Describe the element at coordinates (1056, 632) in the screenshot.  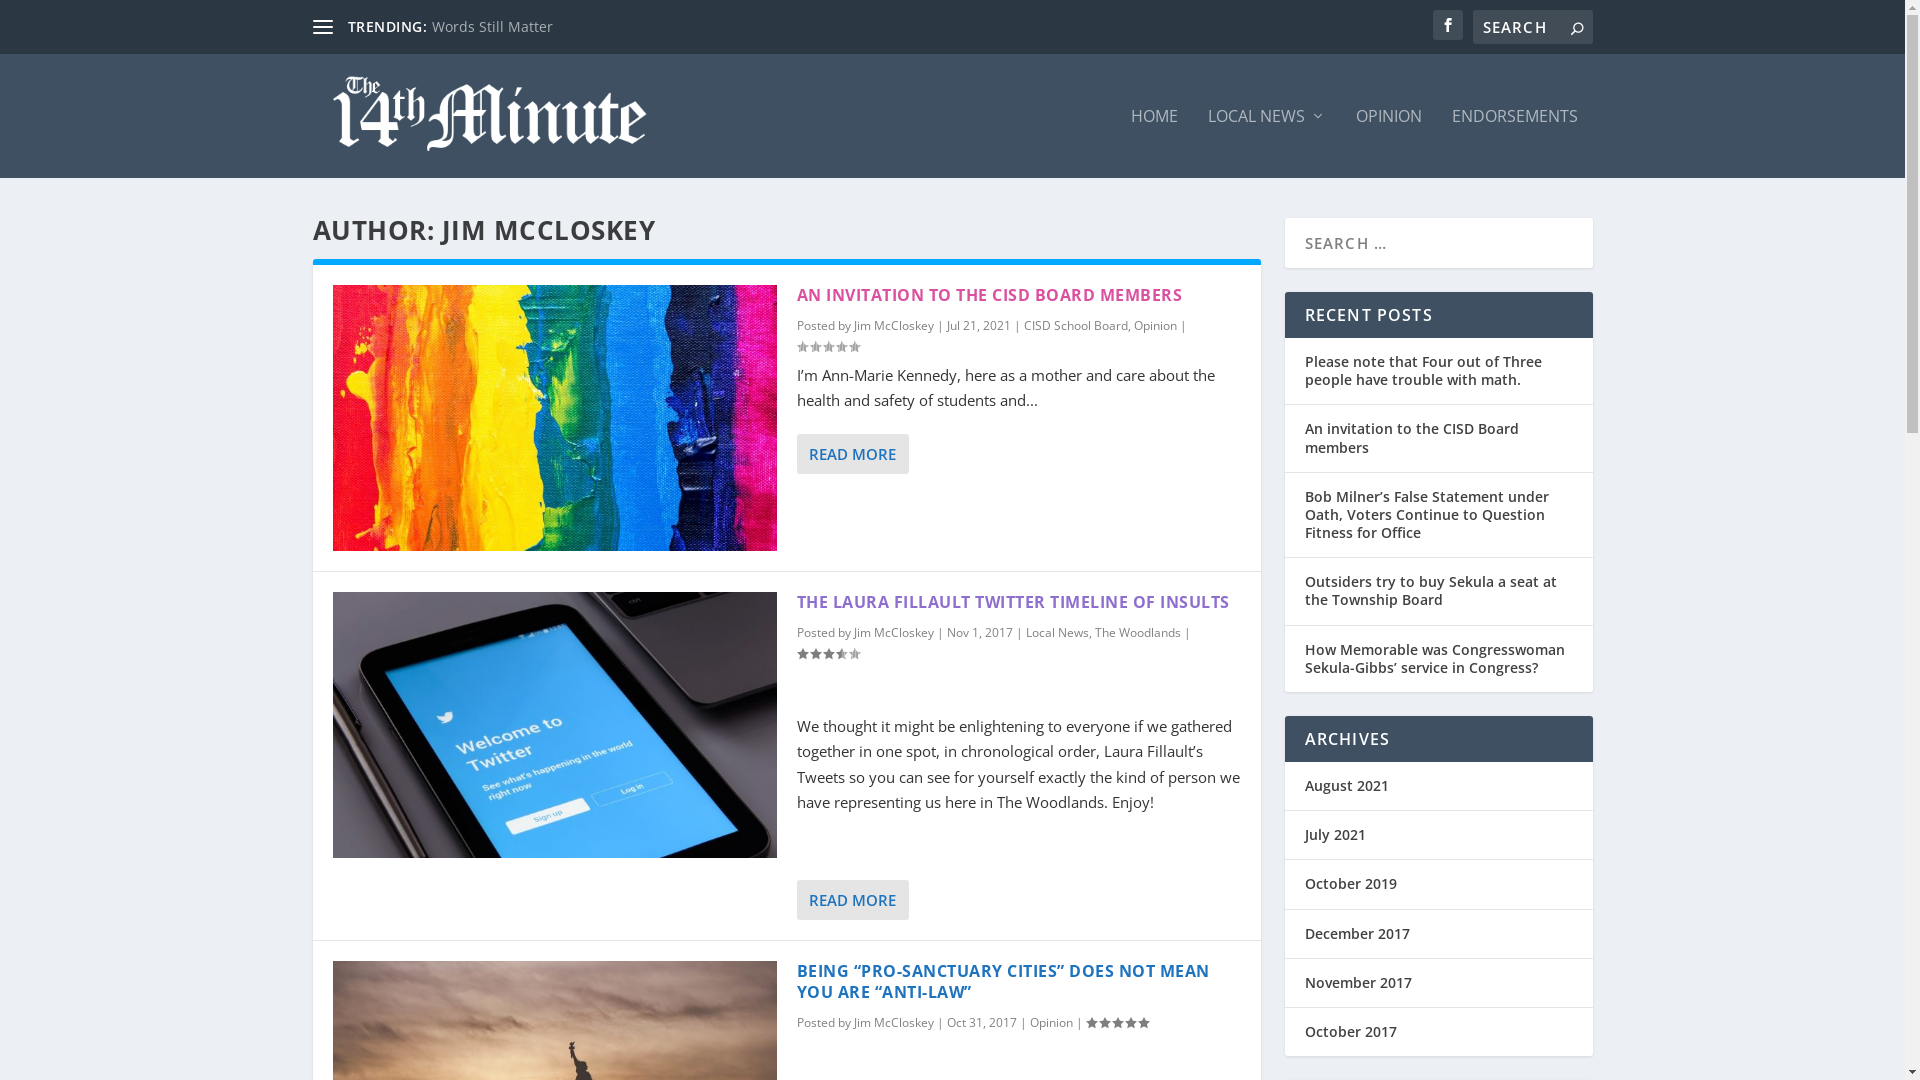
I see `'Local News'` at that location.